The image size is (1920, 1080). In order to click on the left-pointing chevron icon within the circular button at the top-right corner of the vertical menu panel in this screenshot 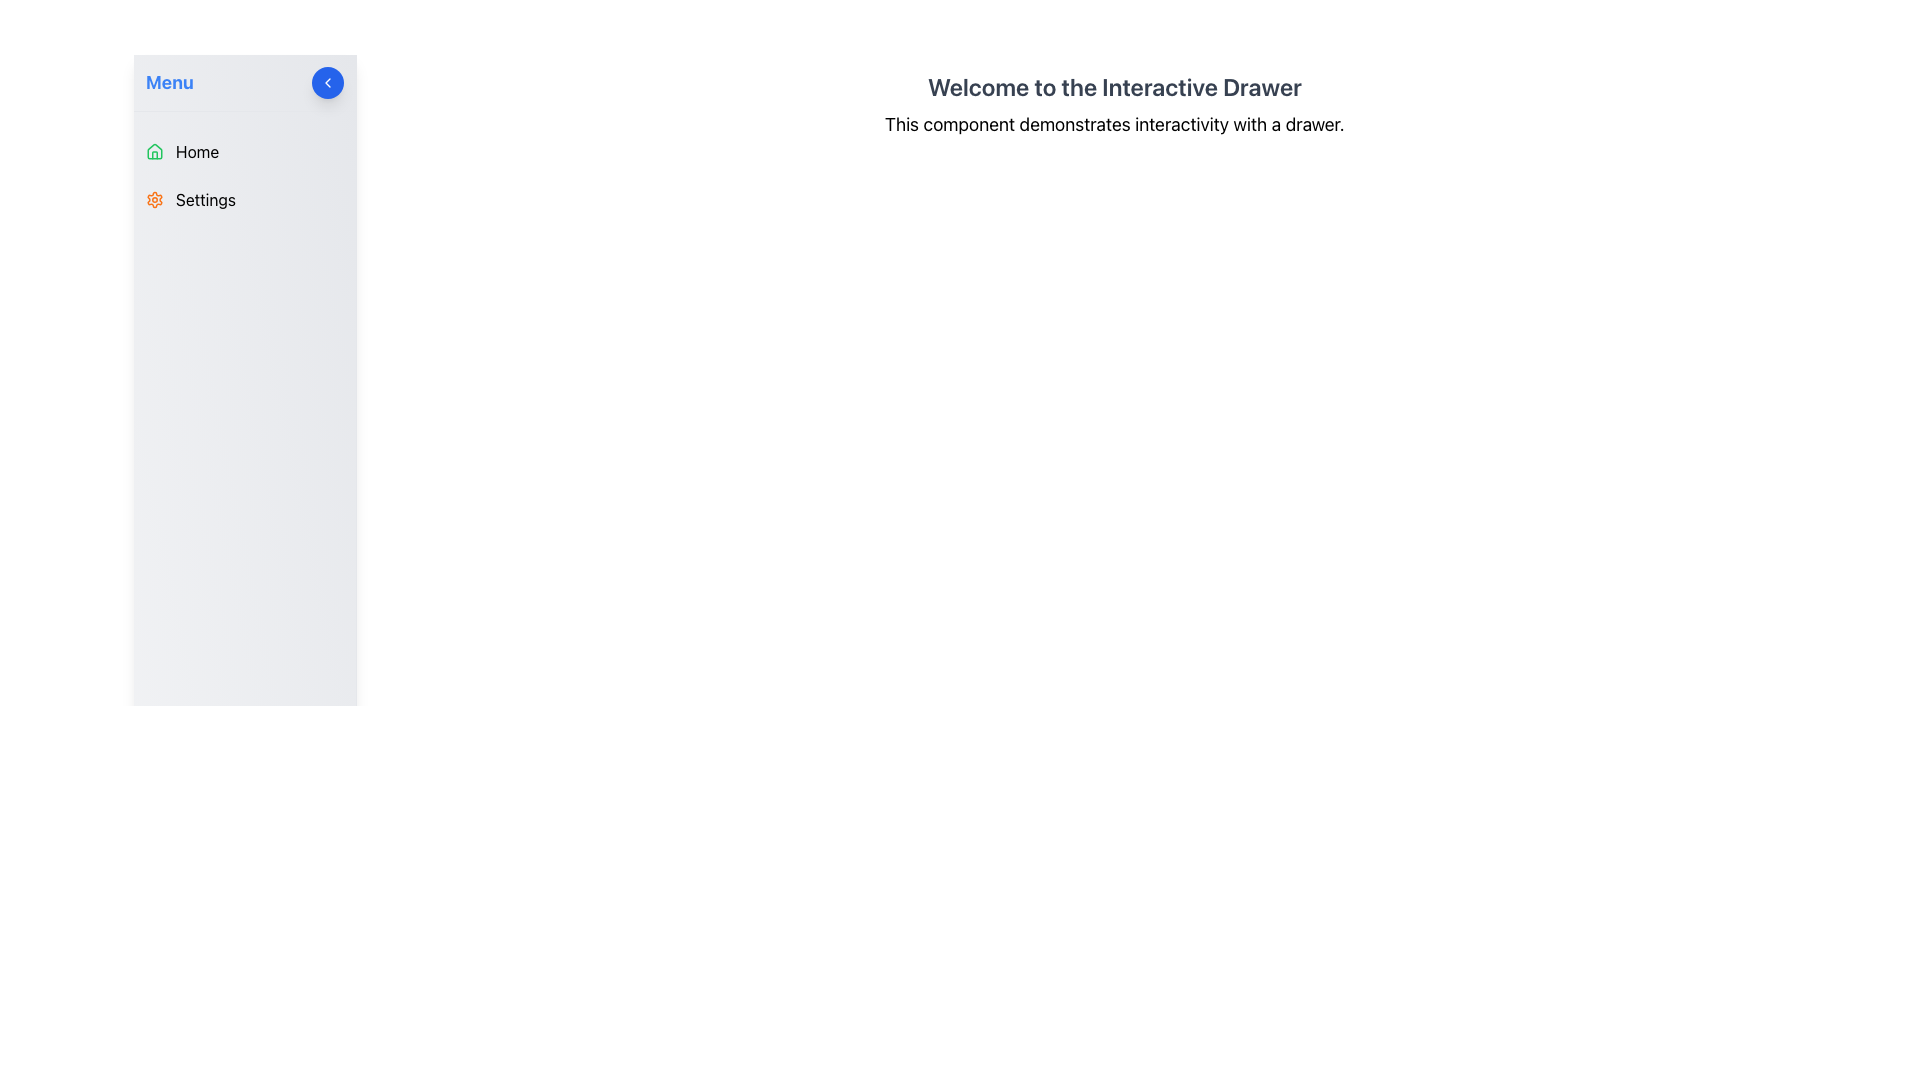, I will do `click(327, 82)`.